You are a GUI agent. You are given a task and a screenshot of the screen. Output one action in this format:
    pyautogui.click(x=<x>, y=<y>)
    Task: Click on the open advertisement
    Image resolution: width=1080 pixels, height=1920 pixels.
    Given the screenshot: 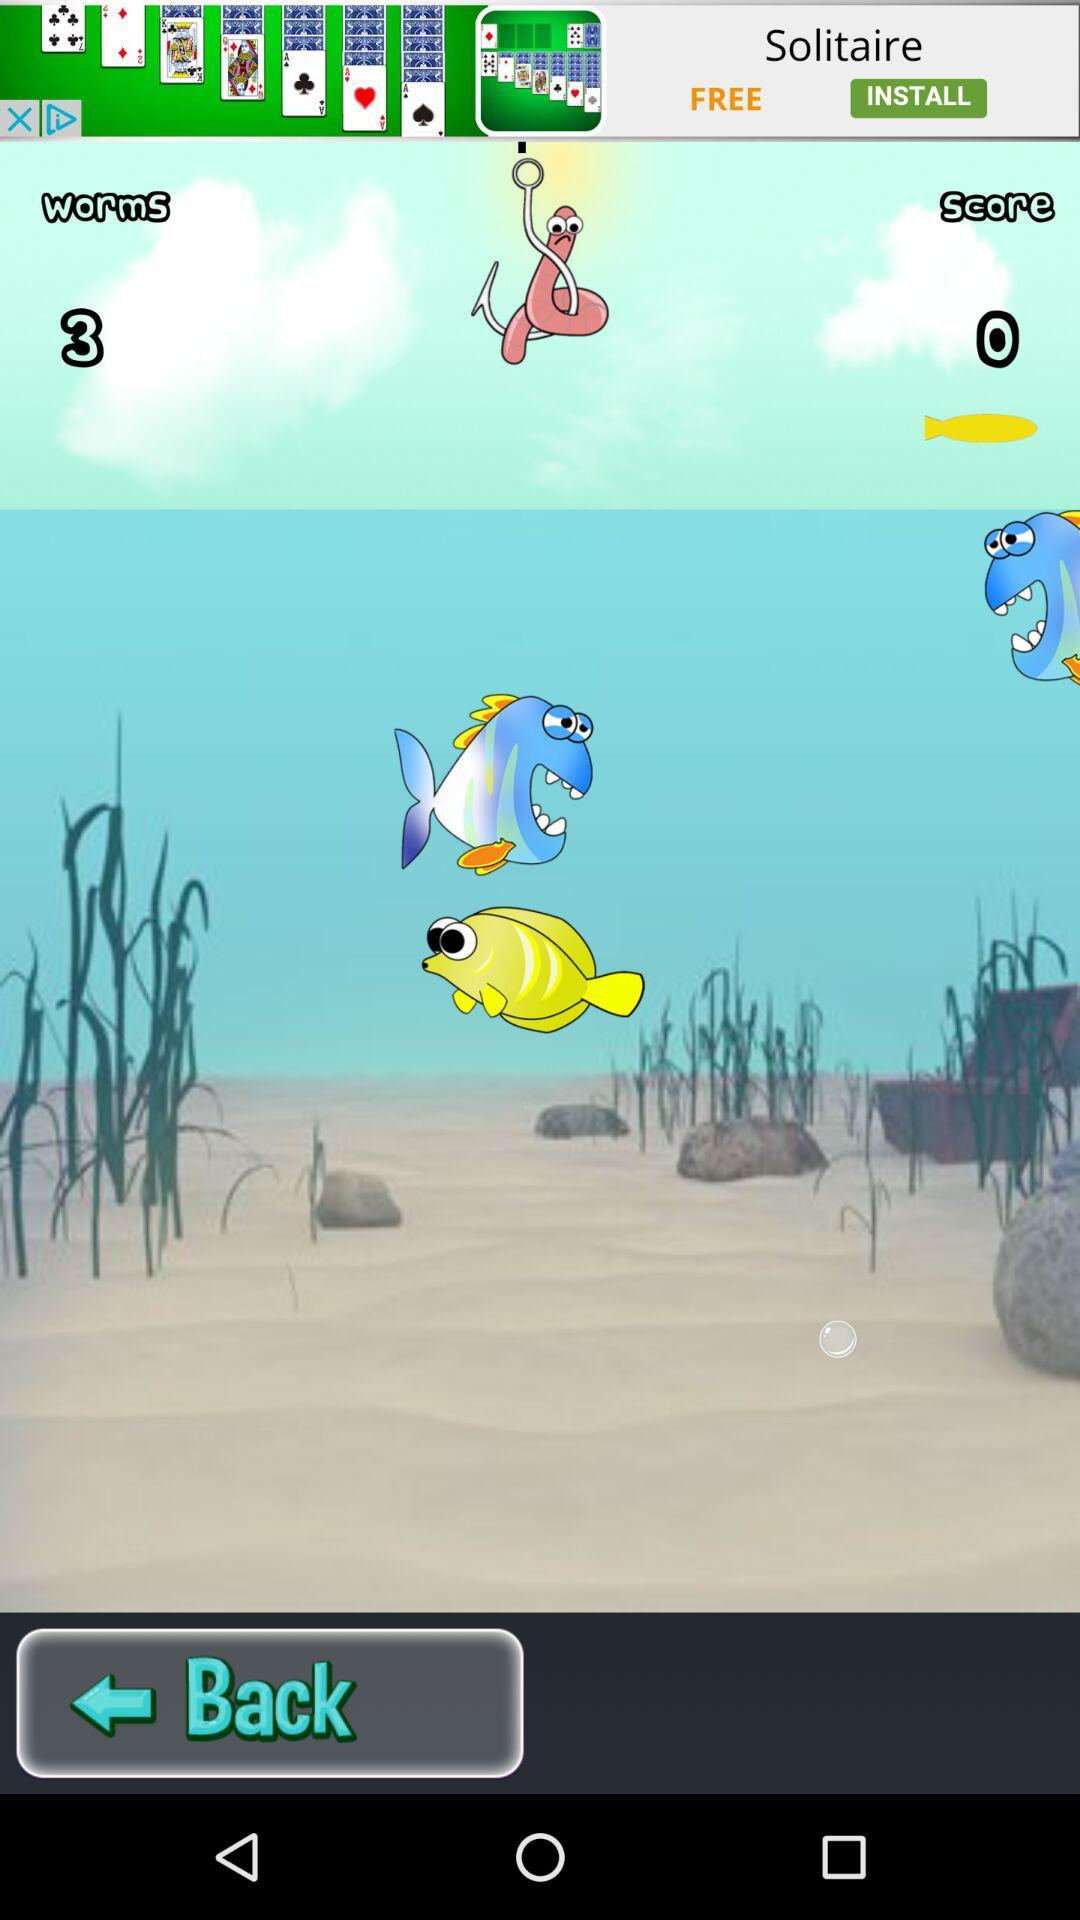 What is the action you would take?
    pyautogui.click(x=540, y=70)
    